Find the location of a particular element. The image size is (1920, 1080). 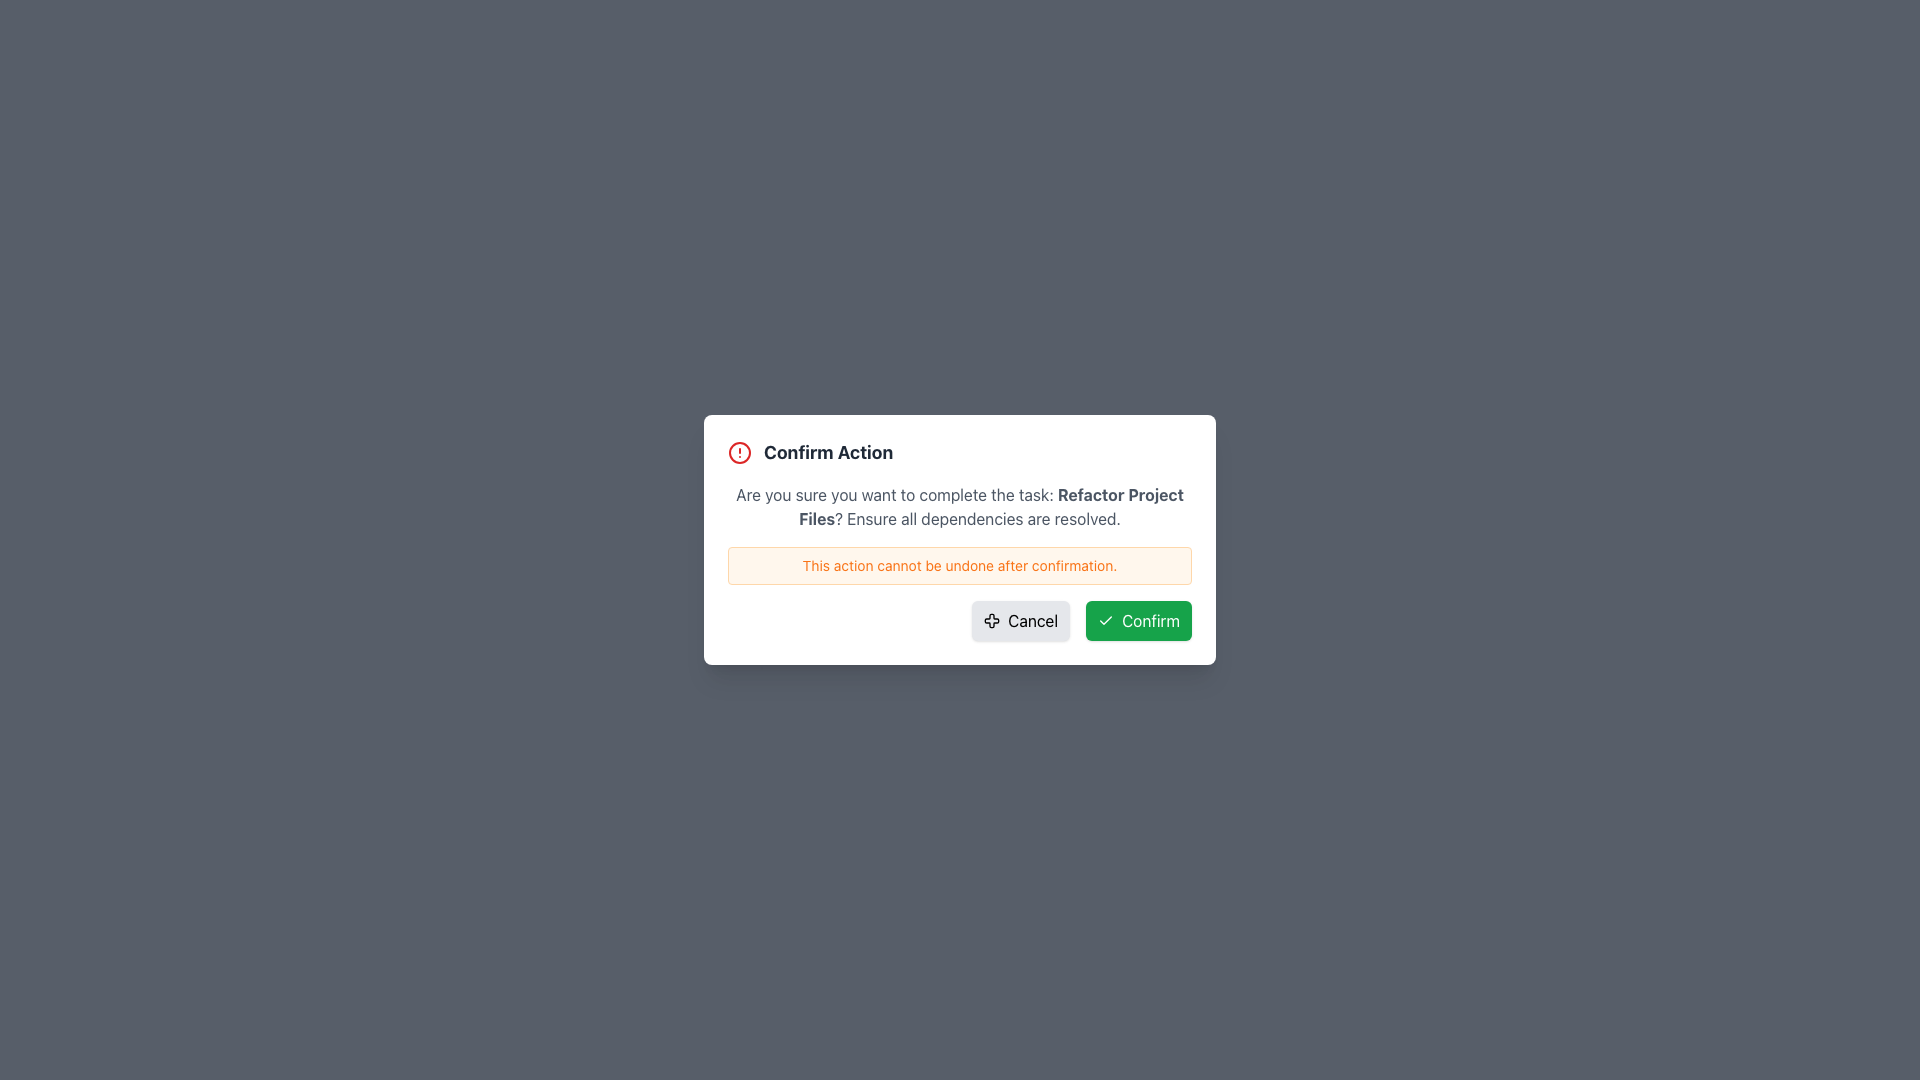

the checkmark icon inside the green 'Confirm' button, which is part of a confirmation dialog located at the bottom-right corner of the dialog box is located at coordinates (1105, 620).